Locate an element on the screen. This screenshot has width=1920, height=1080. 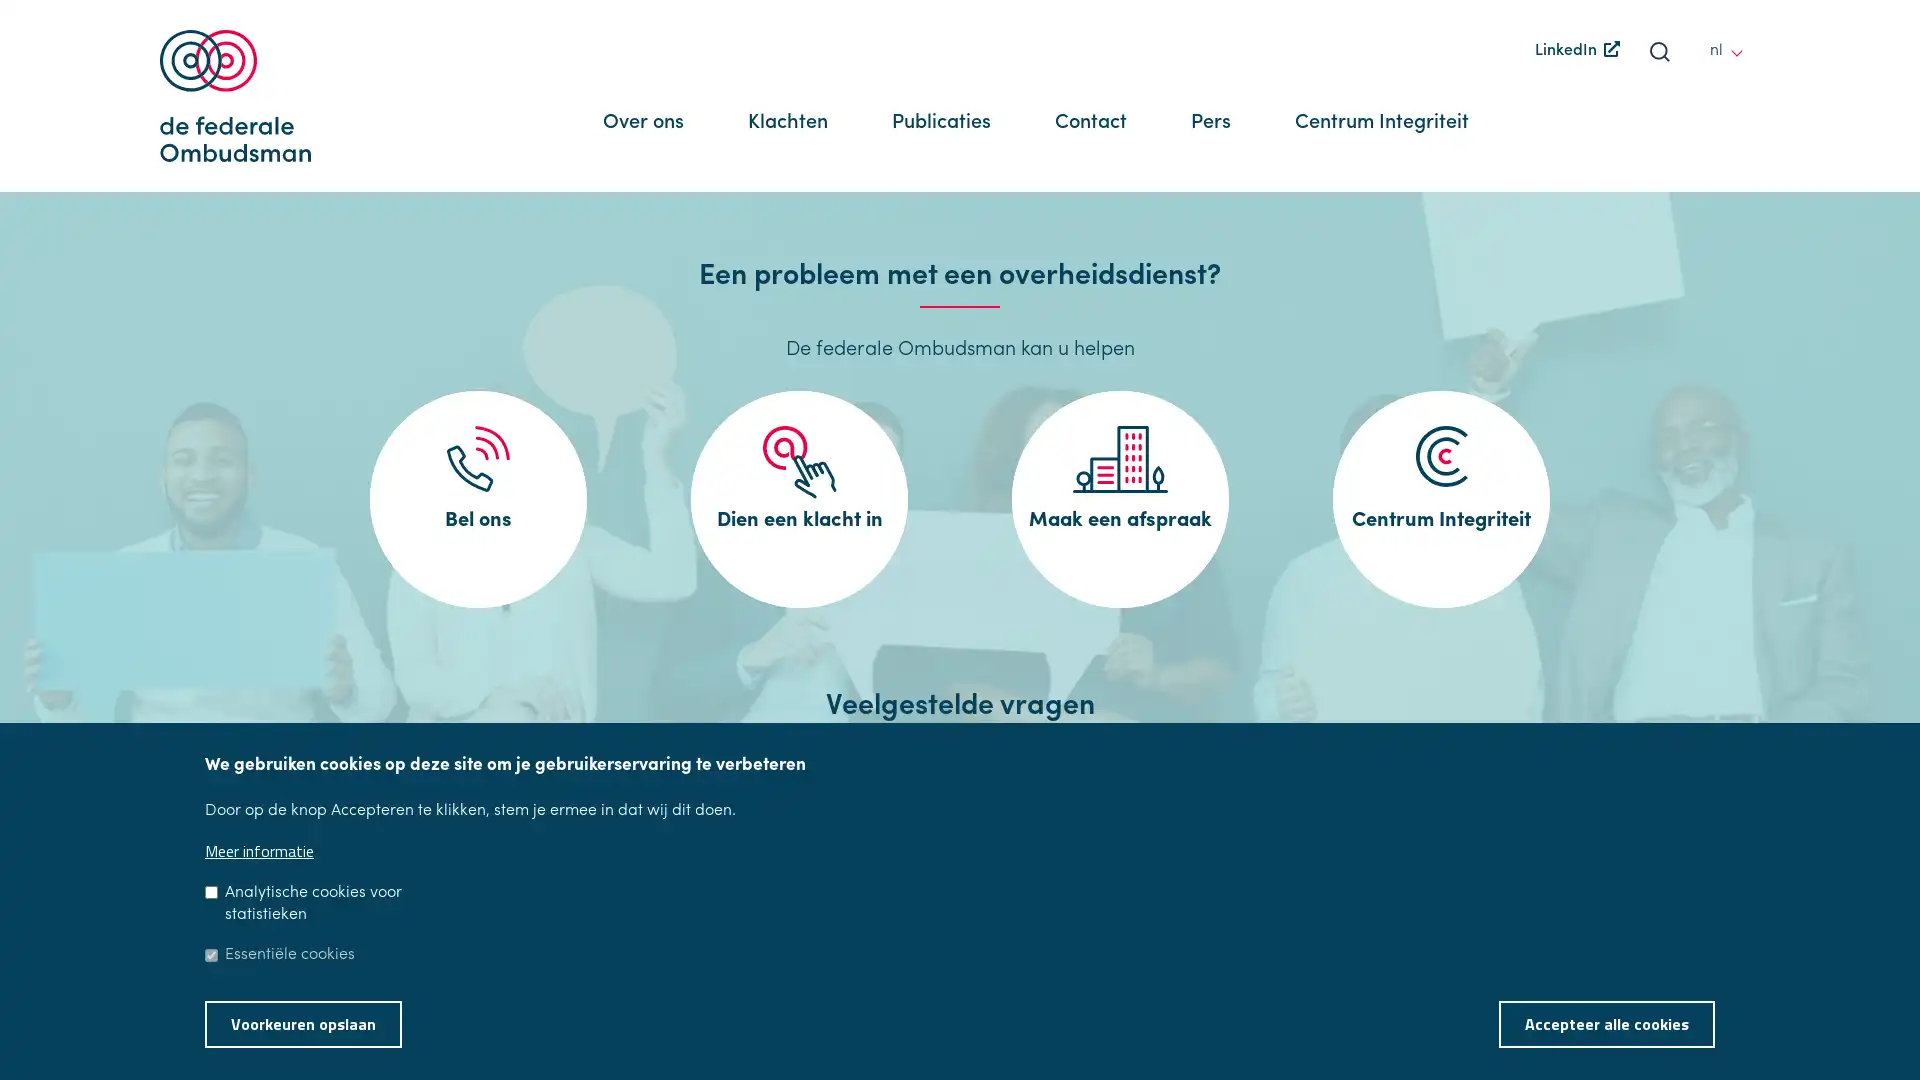
other languages is located at coordinates (1741, 49).